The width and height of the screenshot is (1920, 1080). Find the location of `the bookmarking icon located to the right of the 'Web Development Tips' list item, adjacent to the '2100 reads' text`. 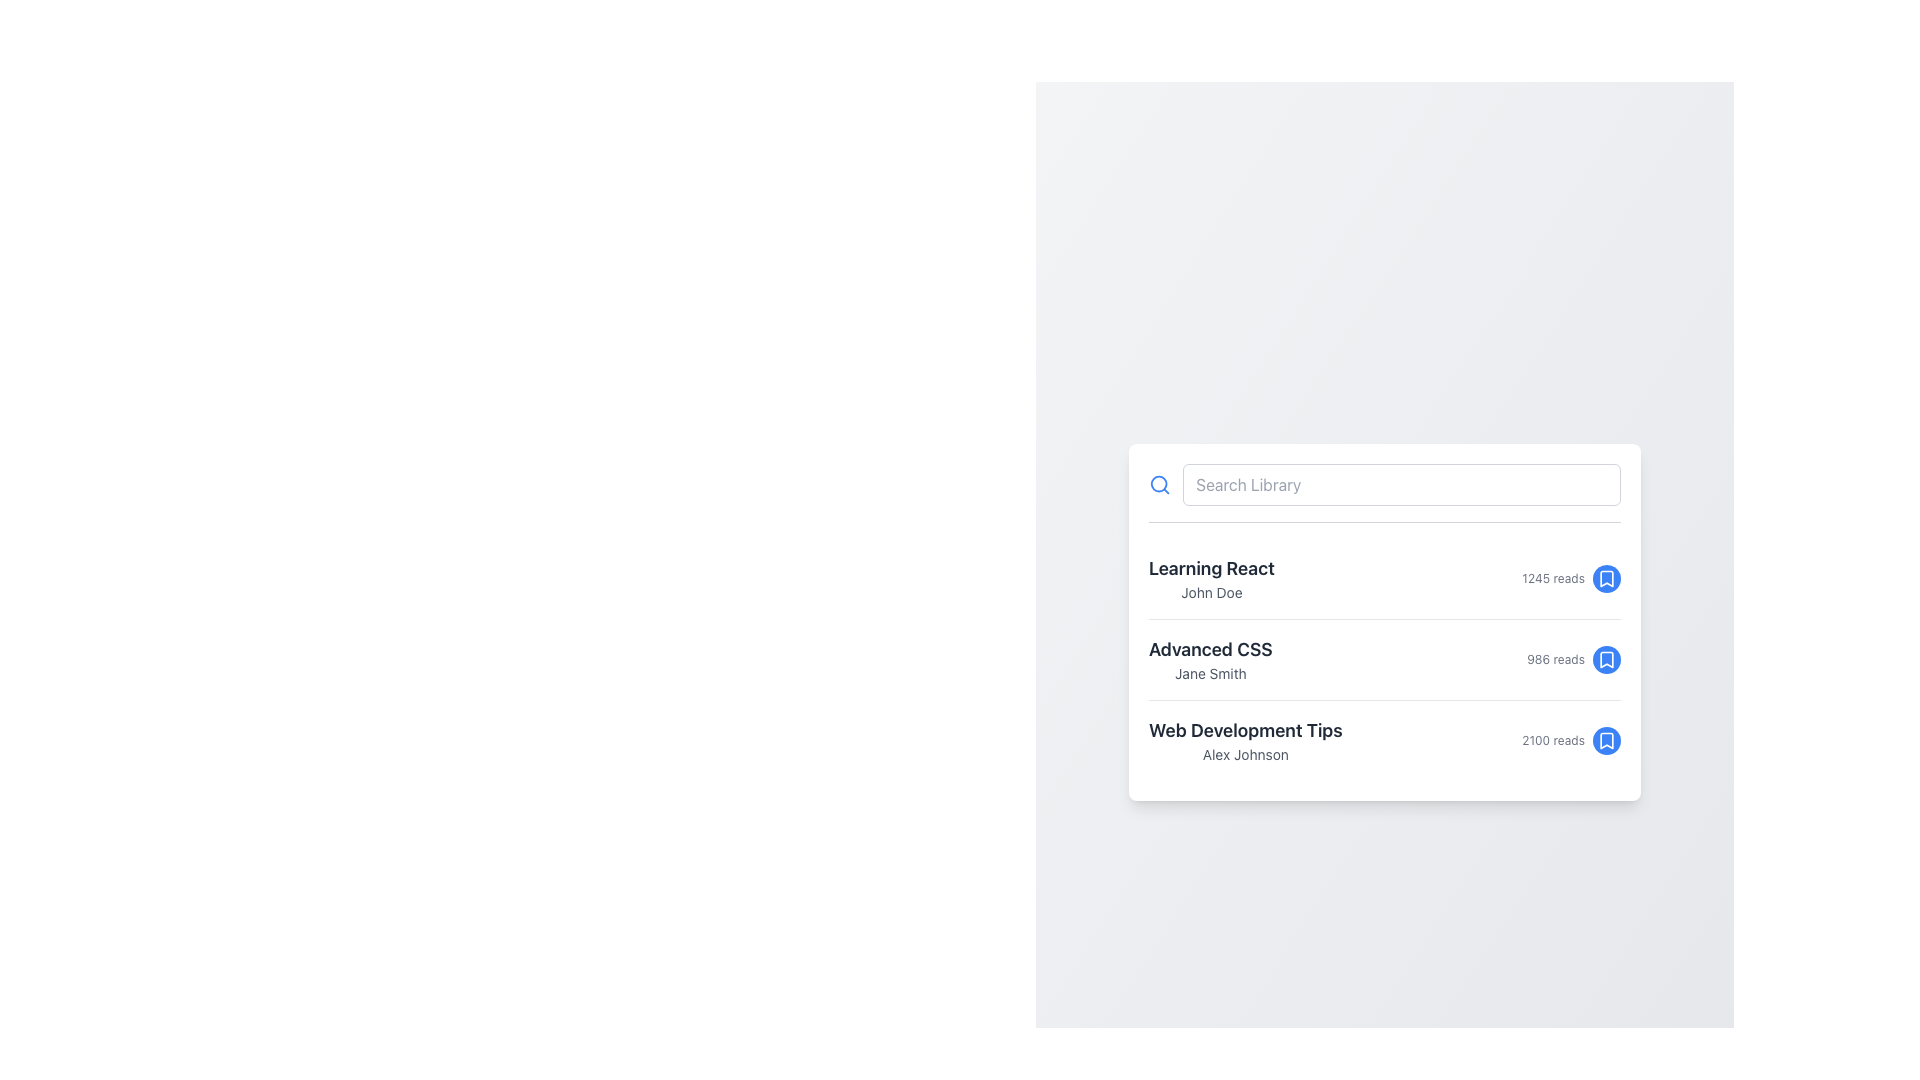

the bookmarking icon located to the right of the 'Web Development Tips' list item, adjacent to the '2100 reads' text is located at coordinates (1607, 740).